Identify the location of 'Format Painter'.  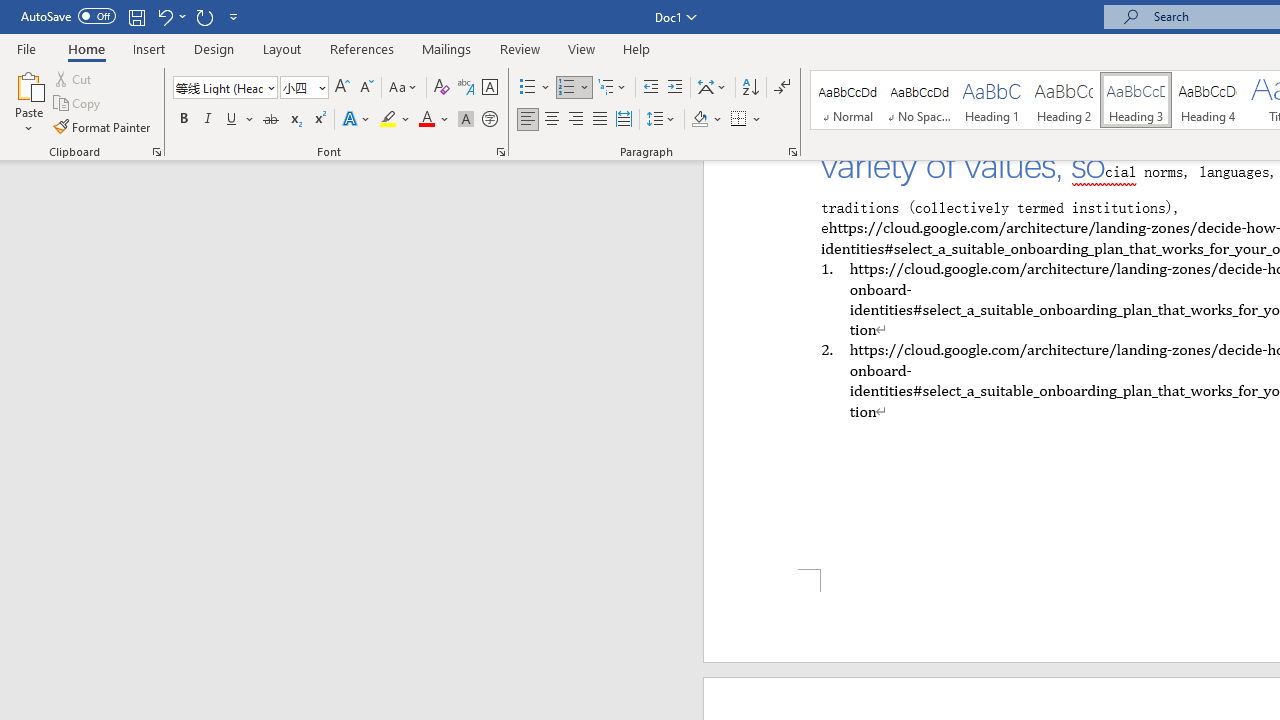
(102, 127).